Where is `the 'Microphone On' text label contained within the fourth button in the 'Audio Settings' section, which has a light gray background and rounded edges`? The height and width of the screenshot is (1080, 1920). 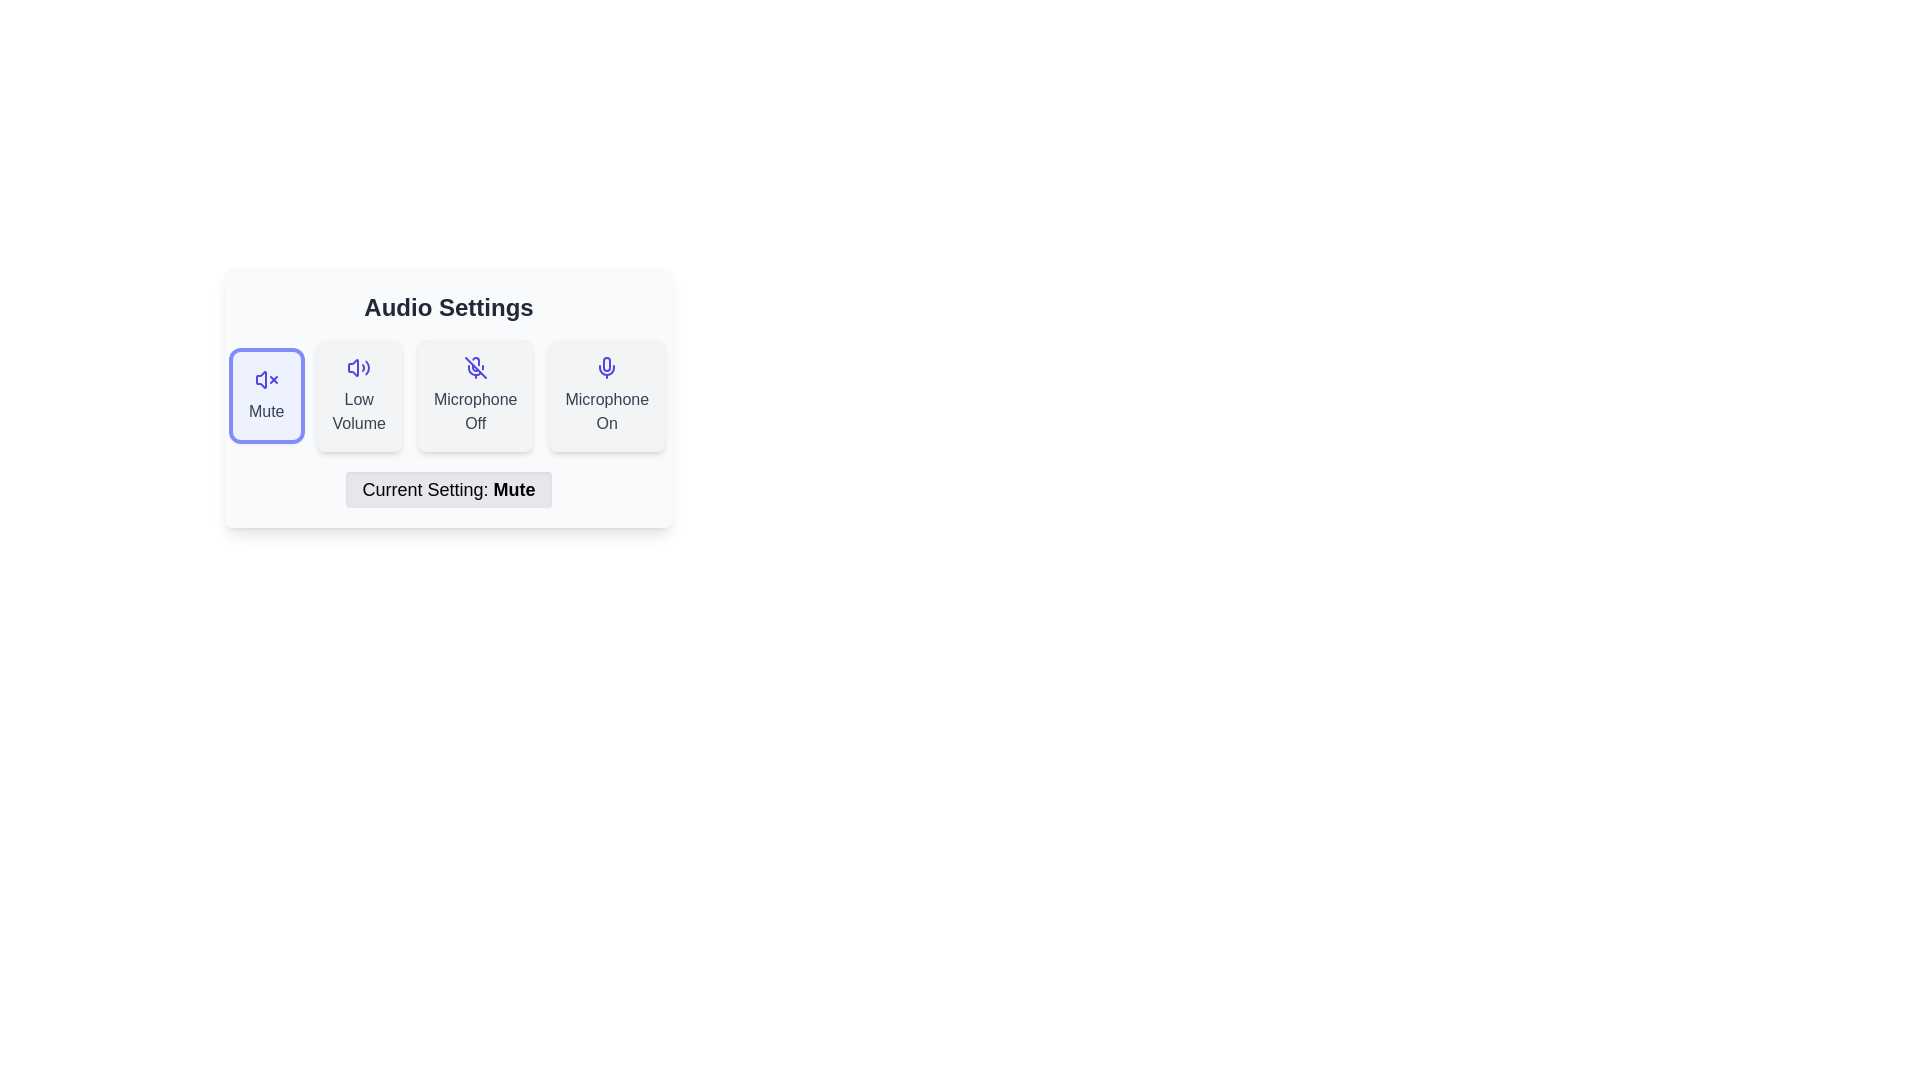
the 'Microphone On' text label contained within the fourth button in the 'Audio Settings' section, which has a light gray background and rounded edges is located at coordinates (606, 411).